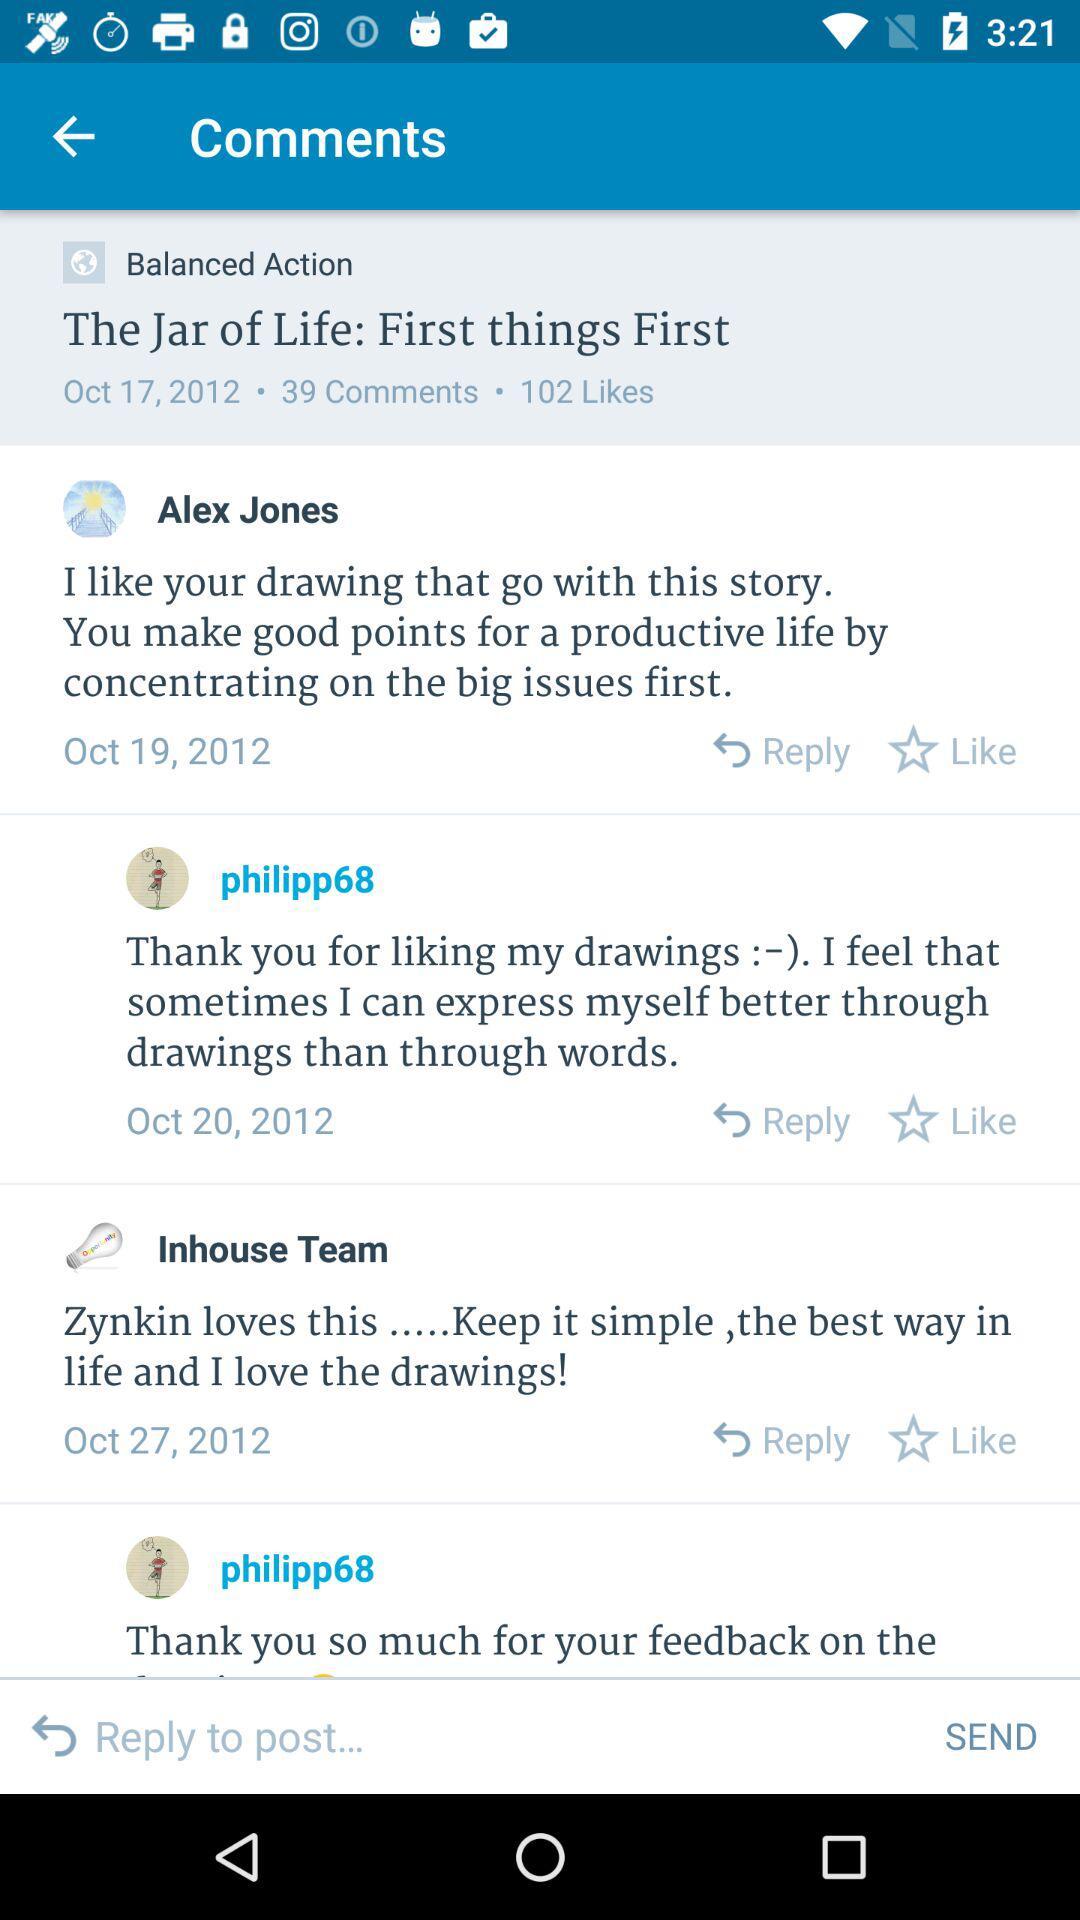  Describe the element at coordinates (730, 1438) in the screenshot. I see `forward` at that location.